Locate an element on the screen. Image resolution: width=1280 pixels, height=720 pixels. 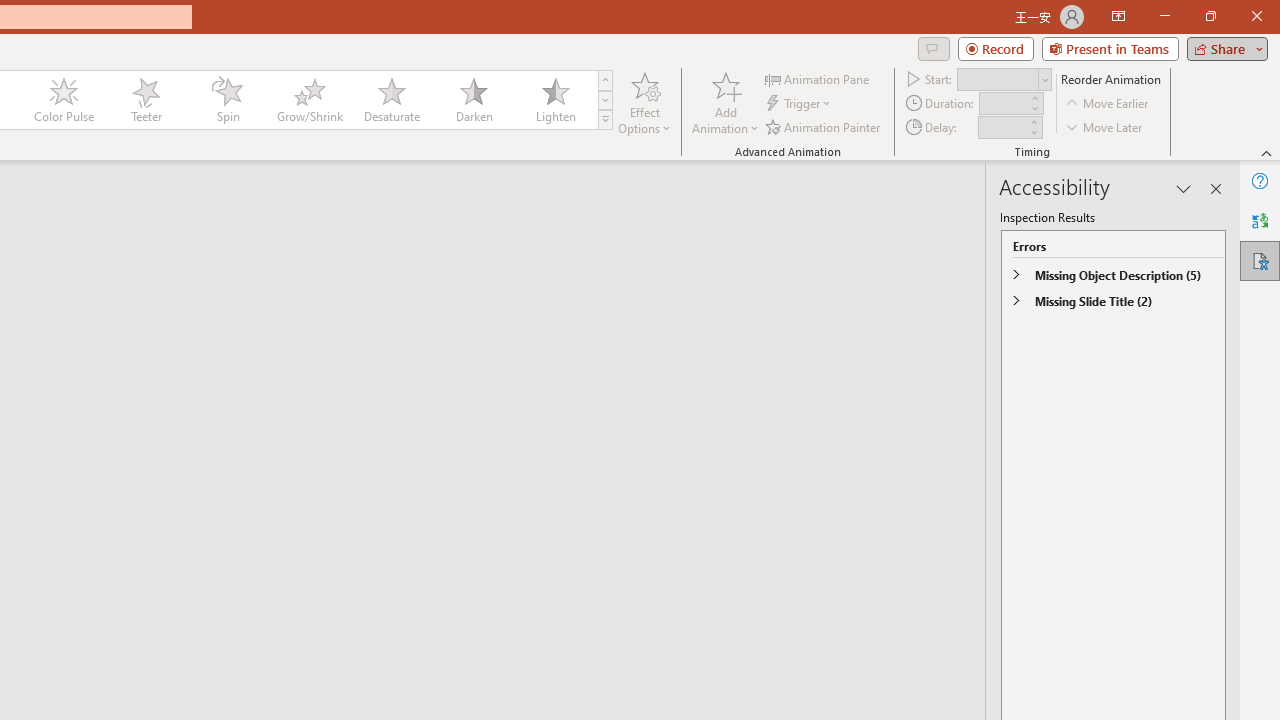
'Animation Painter' is located at coordinates (824, 127).